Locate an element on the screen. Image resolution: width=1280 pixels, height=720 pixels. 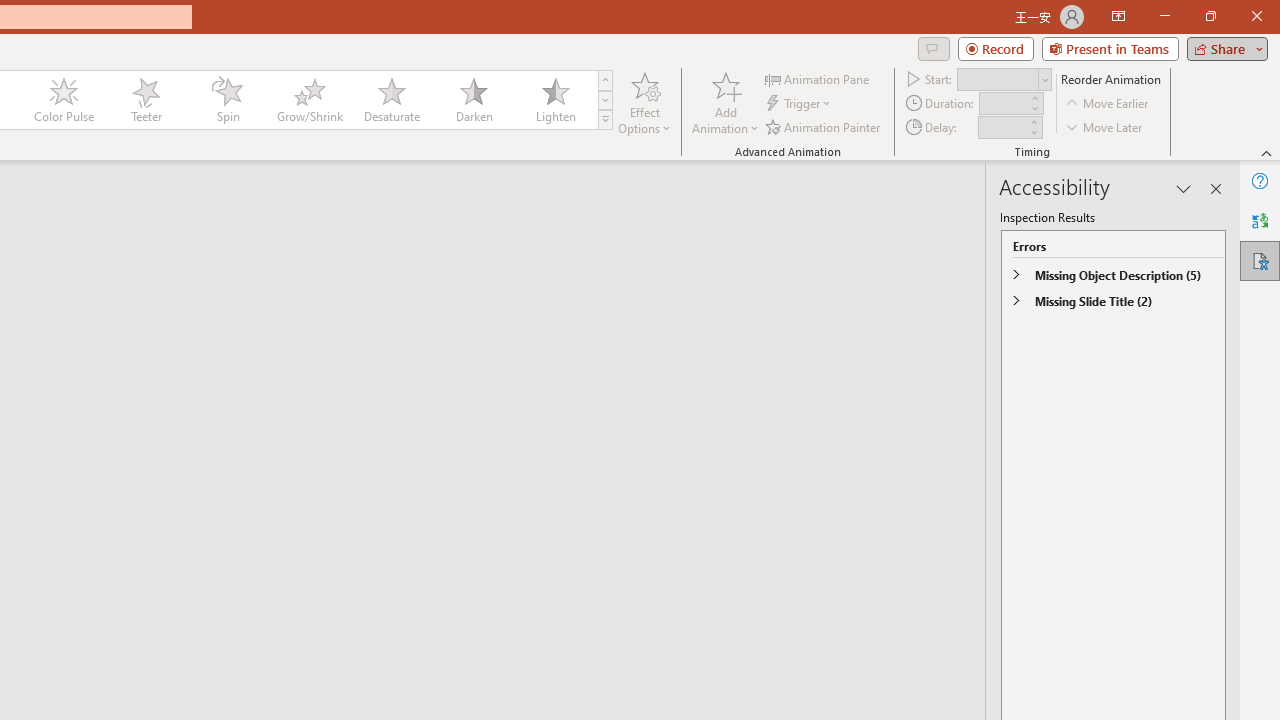
'Animation Painter' is located at coordinates (824, 127).